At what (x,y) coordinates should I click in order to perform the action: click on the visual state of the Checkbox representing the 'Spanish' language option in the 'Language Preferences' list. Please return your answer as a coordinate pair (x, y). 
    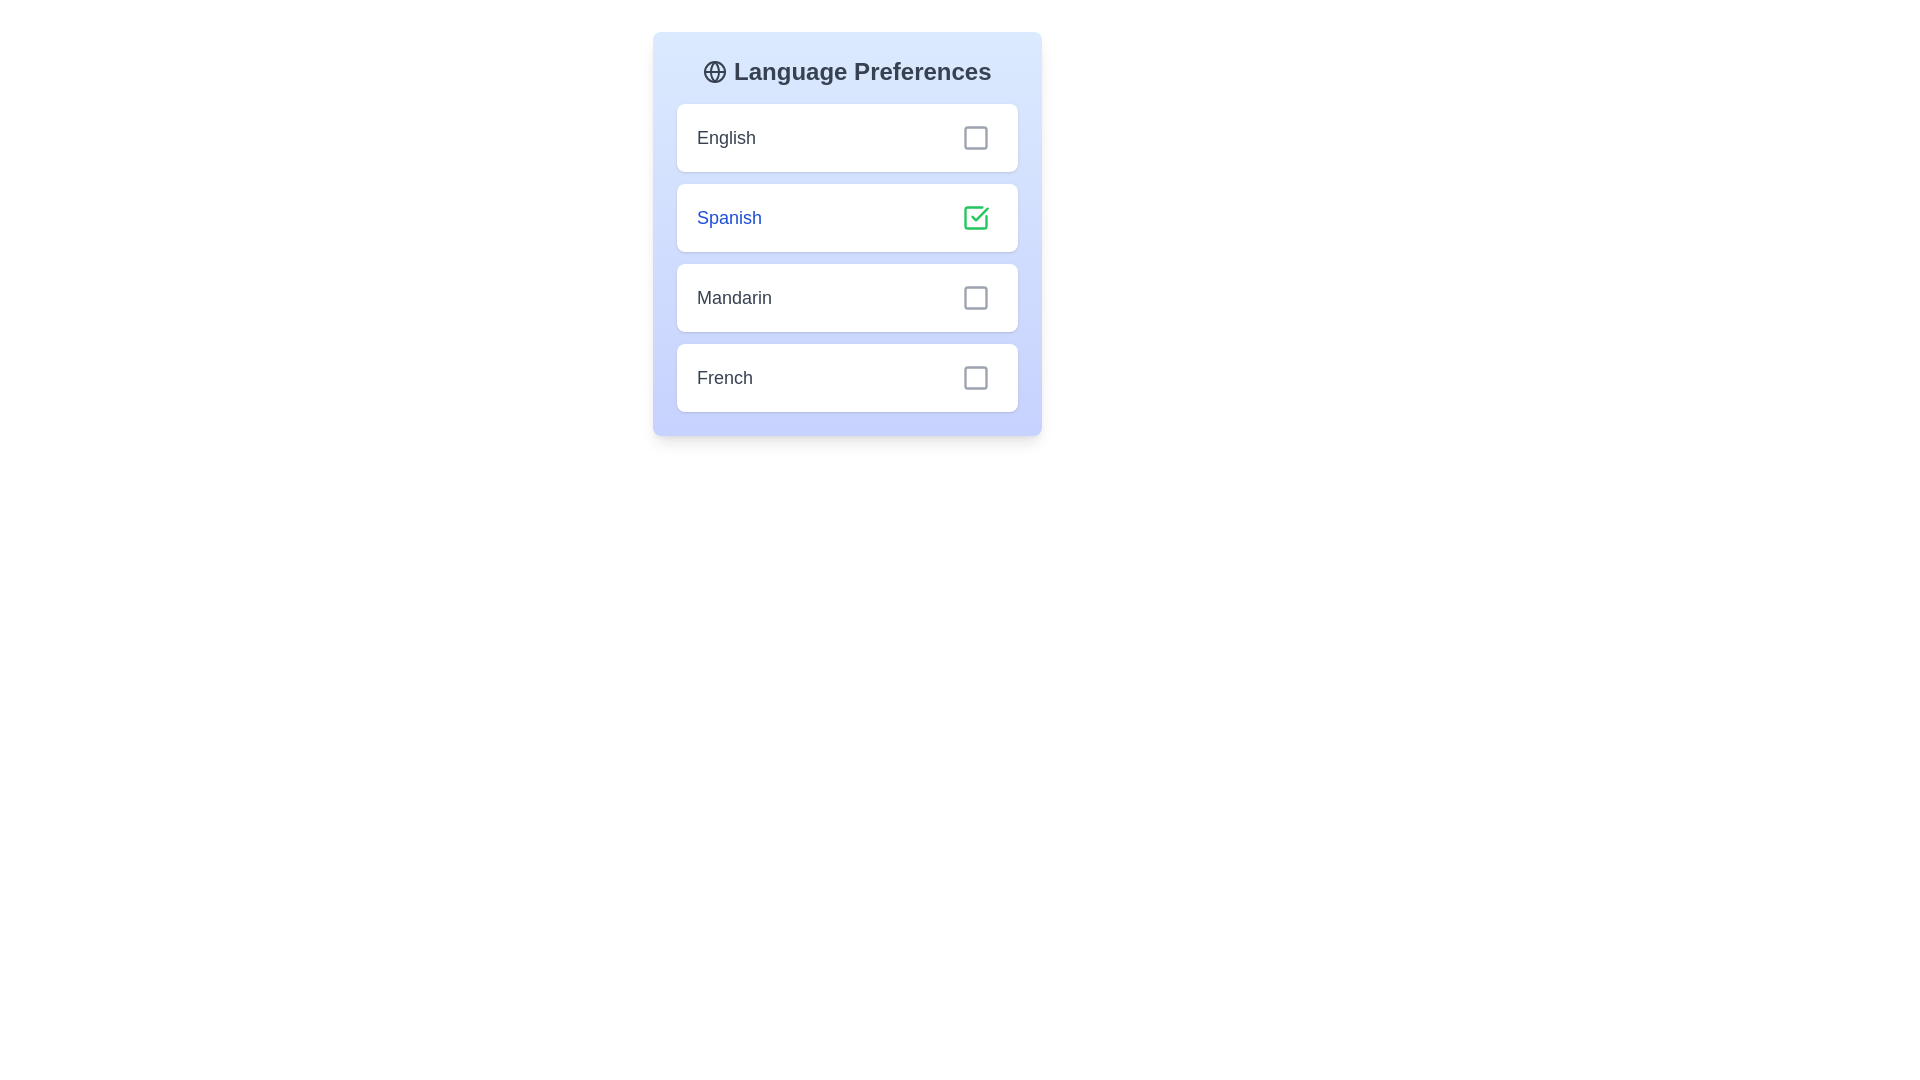
    Looking at the image, I should click on (975, 218).